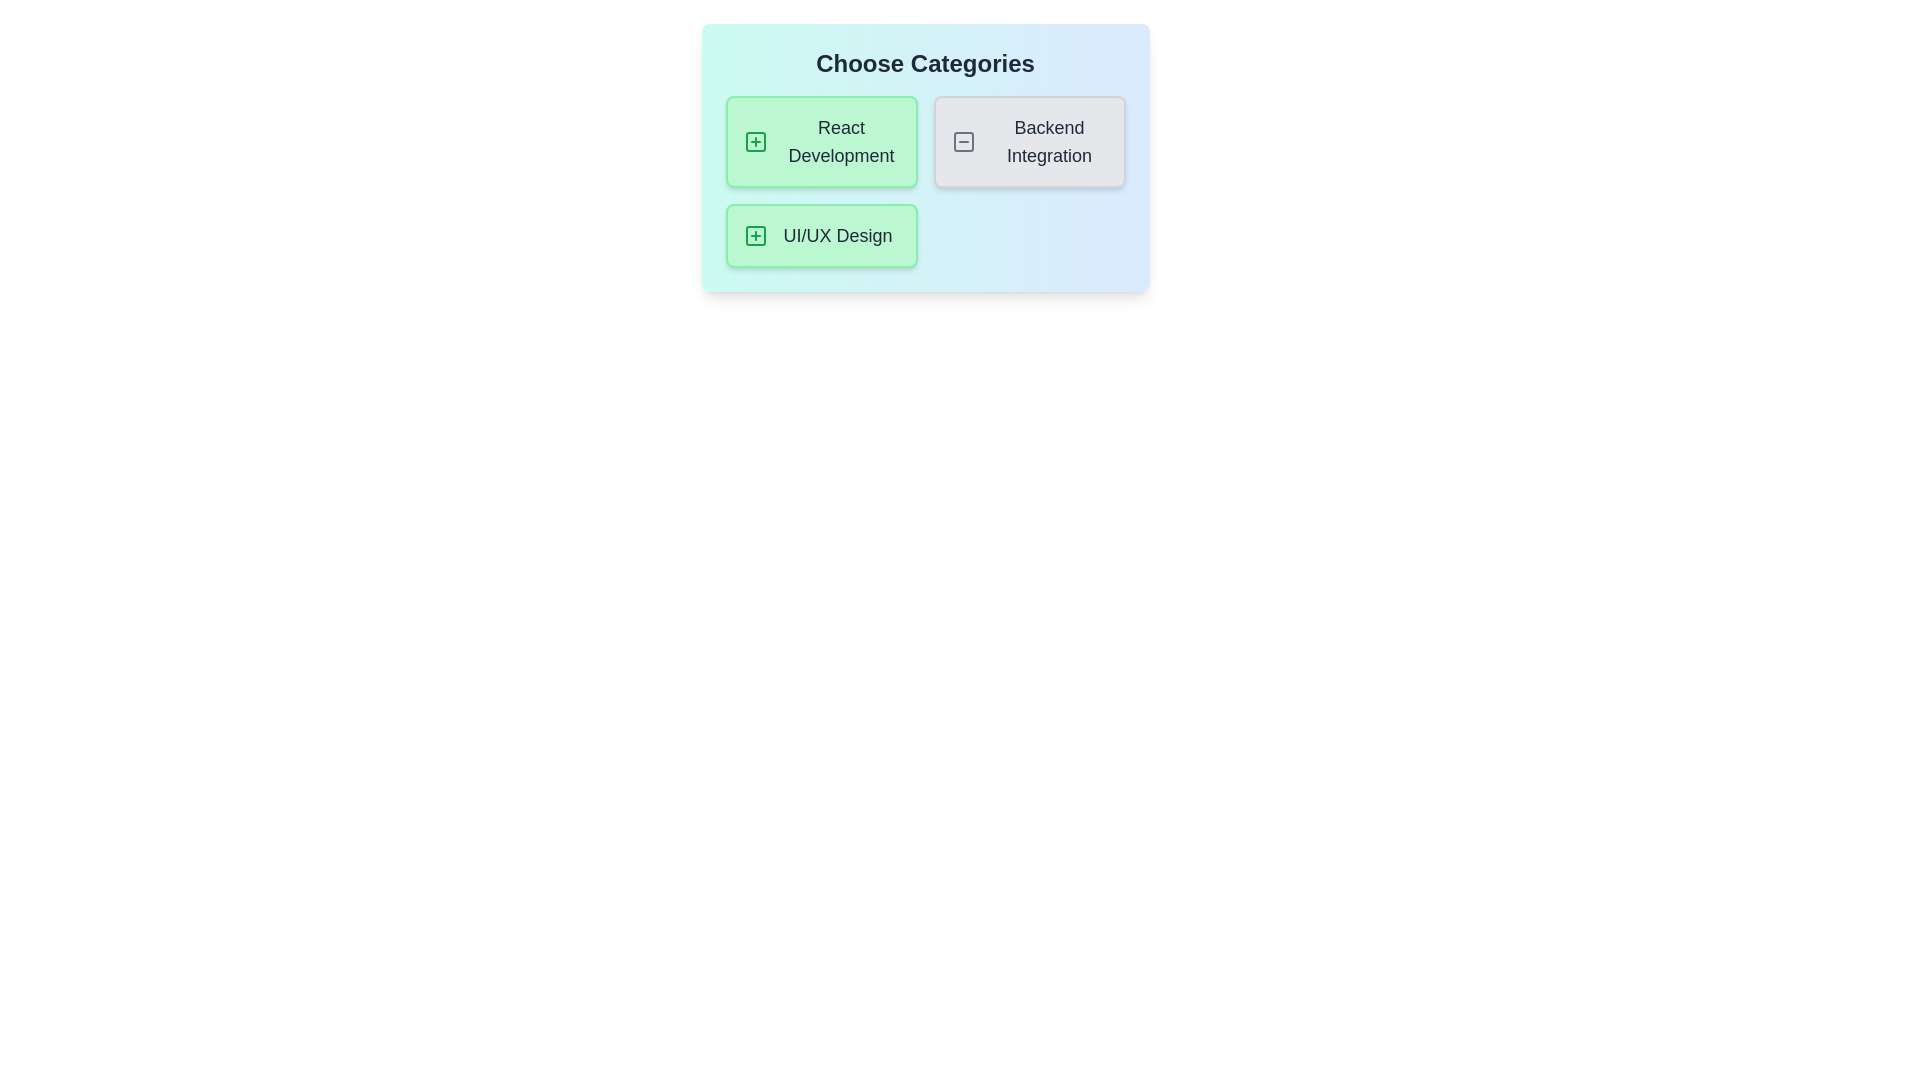 This screenshot has height=1080, width=1920. Describe the element at coordinates (1029, 141) in the screenshot. I see `the category Backend Integration` at that location.